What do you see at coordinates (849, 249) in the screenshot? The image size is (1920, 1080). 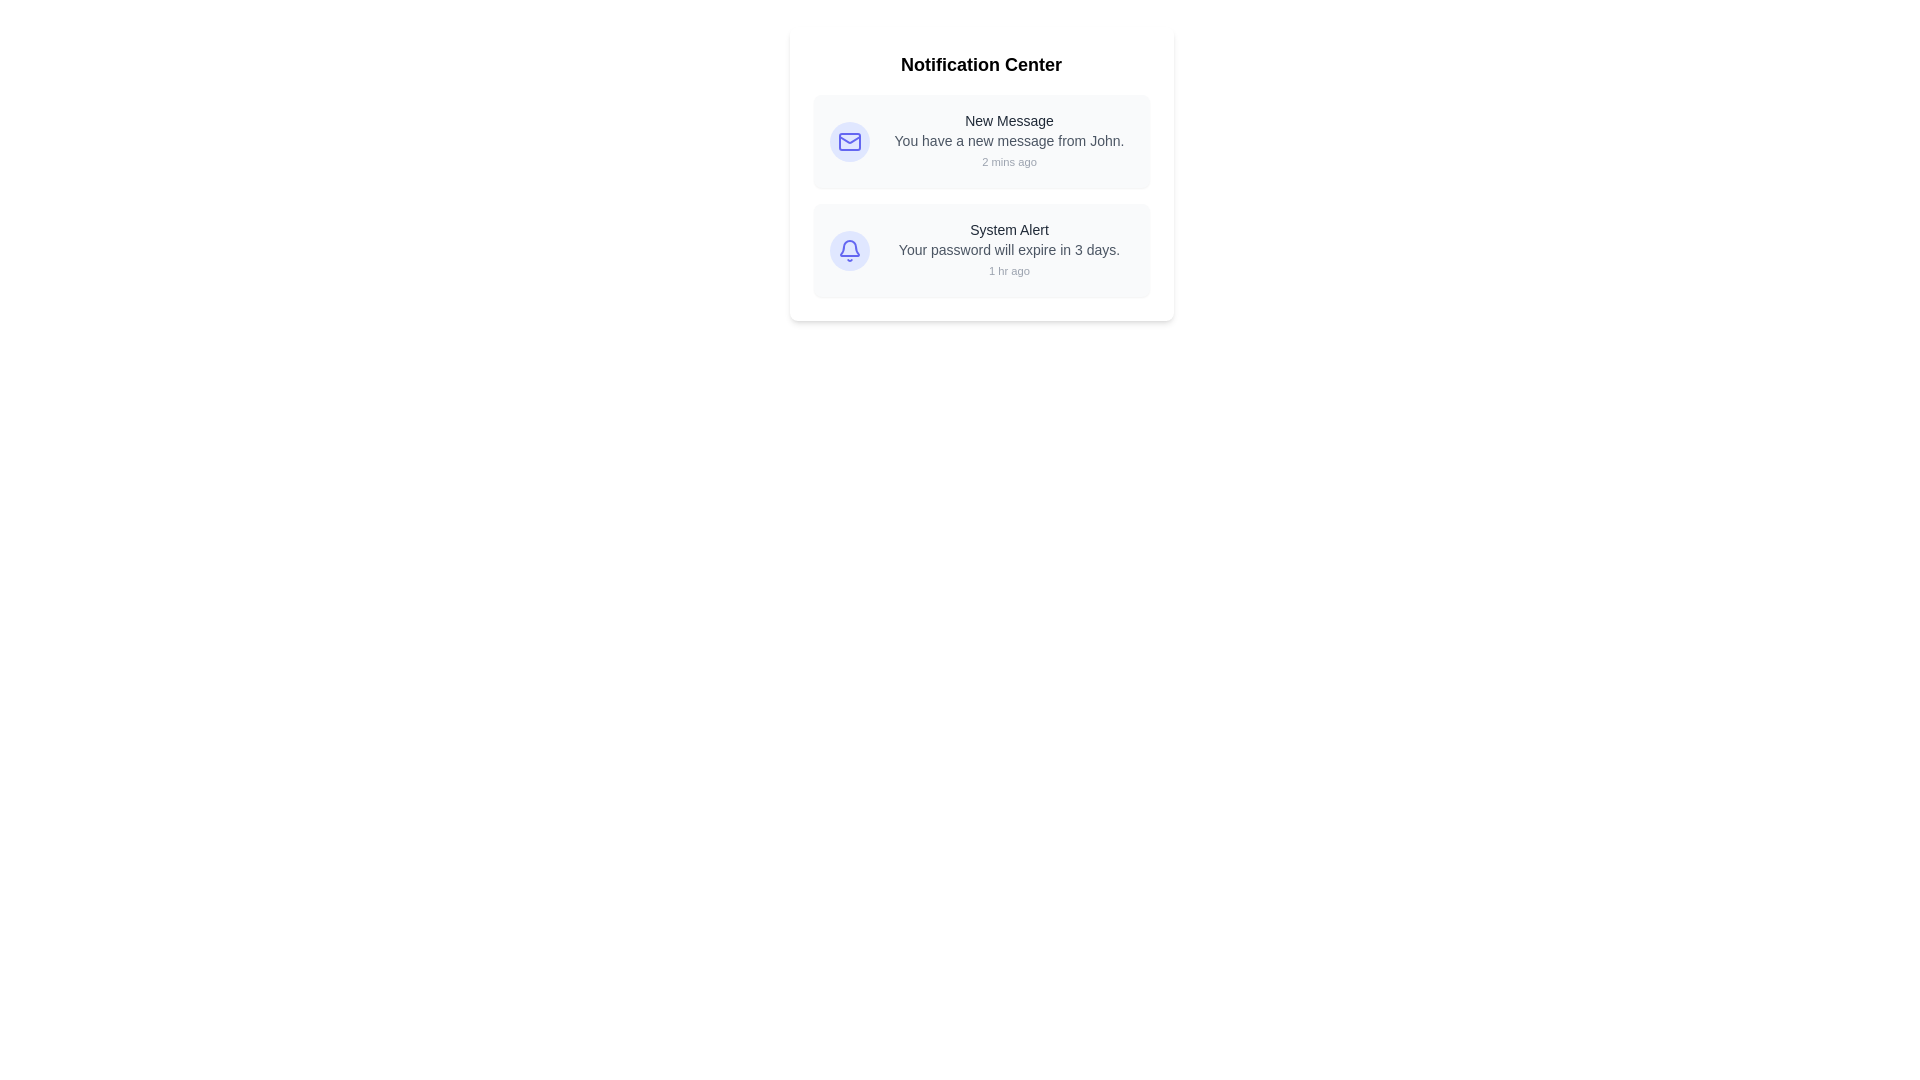 I see `the notification alert icon within the 'System Alert' card, which indicates a system message about password expiration` at bounding box center [849, 249].